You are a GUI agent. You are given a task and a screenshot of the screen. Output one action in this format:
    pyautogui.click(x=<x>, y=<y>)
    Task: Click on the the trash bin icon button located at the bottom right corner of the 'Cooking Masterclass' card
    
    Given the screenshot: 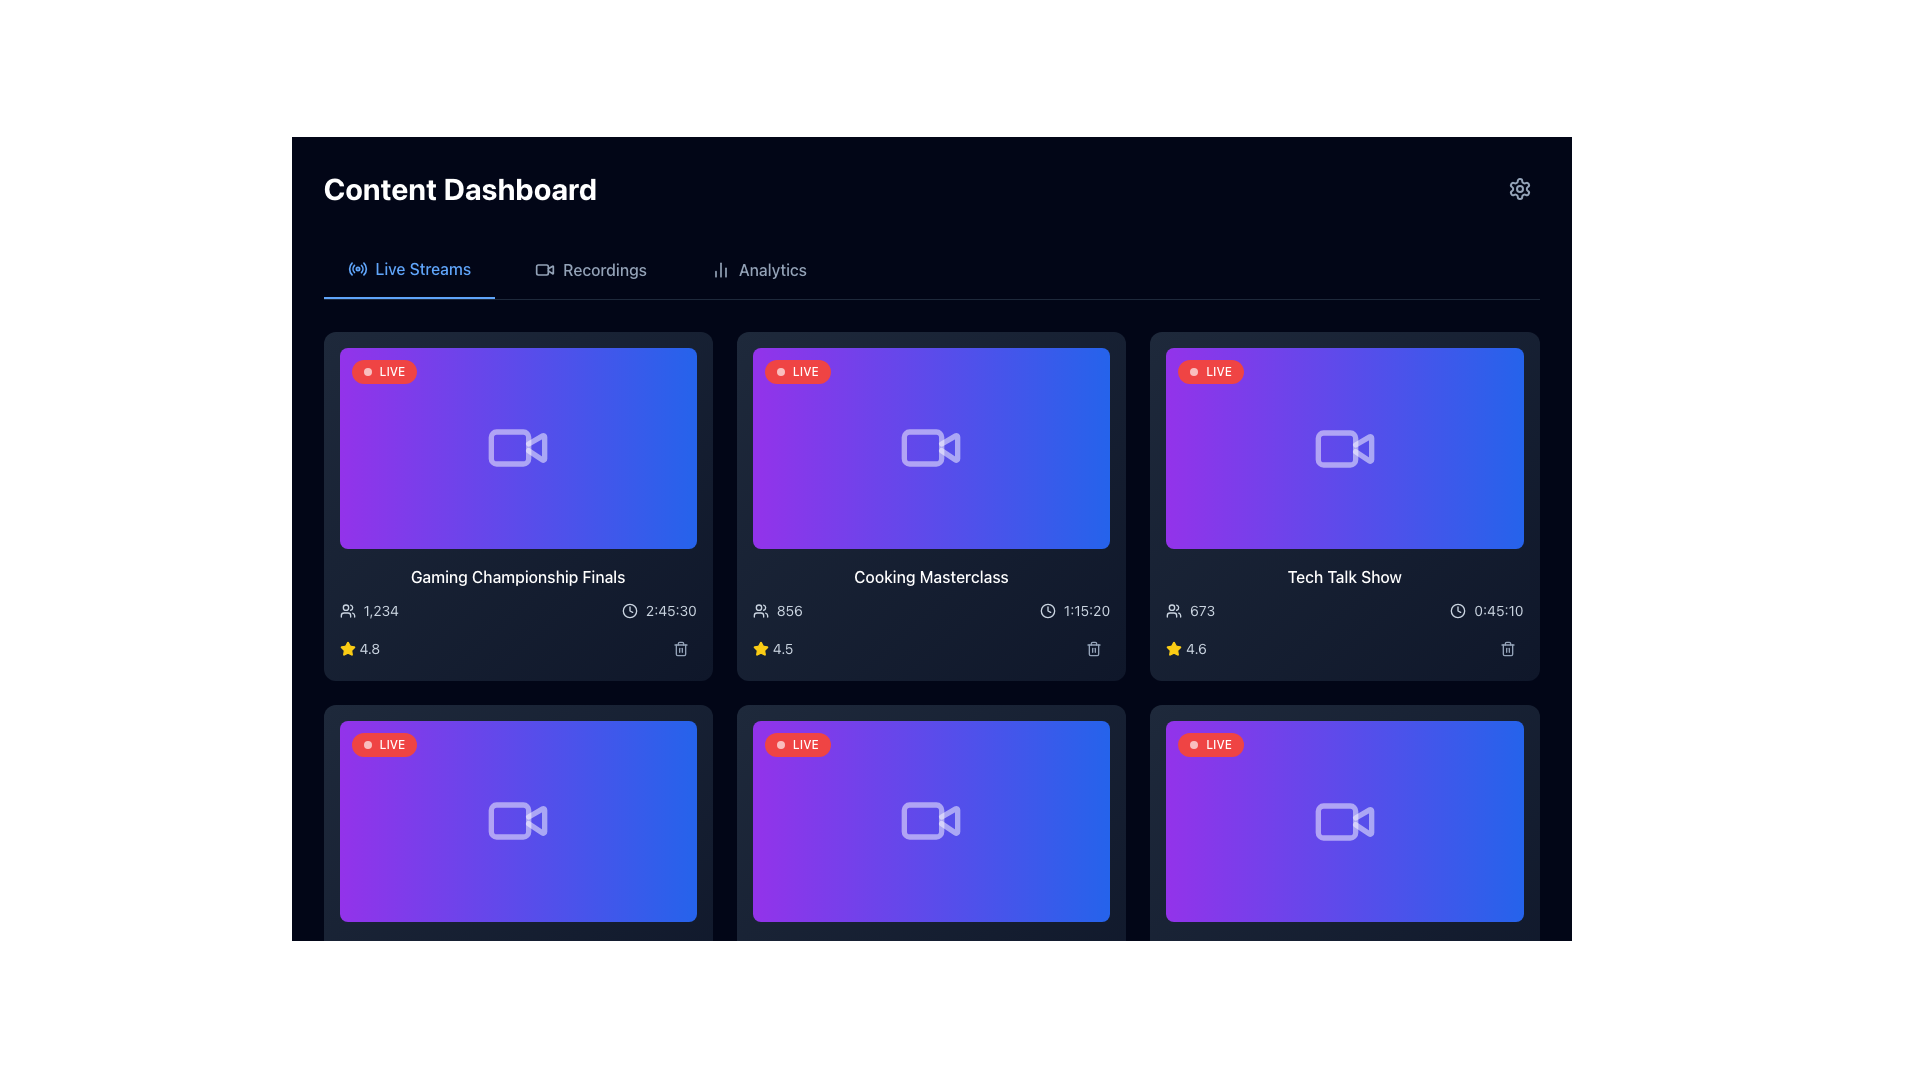 What is the action you would take?
    pyautogui.click(x=1093, y=648)
    